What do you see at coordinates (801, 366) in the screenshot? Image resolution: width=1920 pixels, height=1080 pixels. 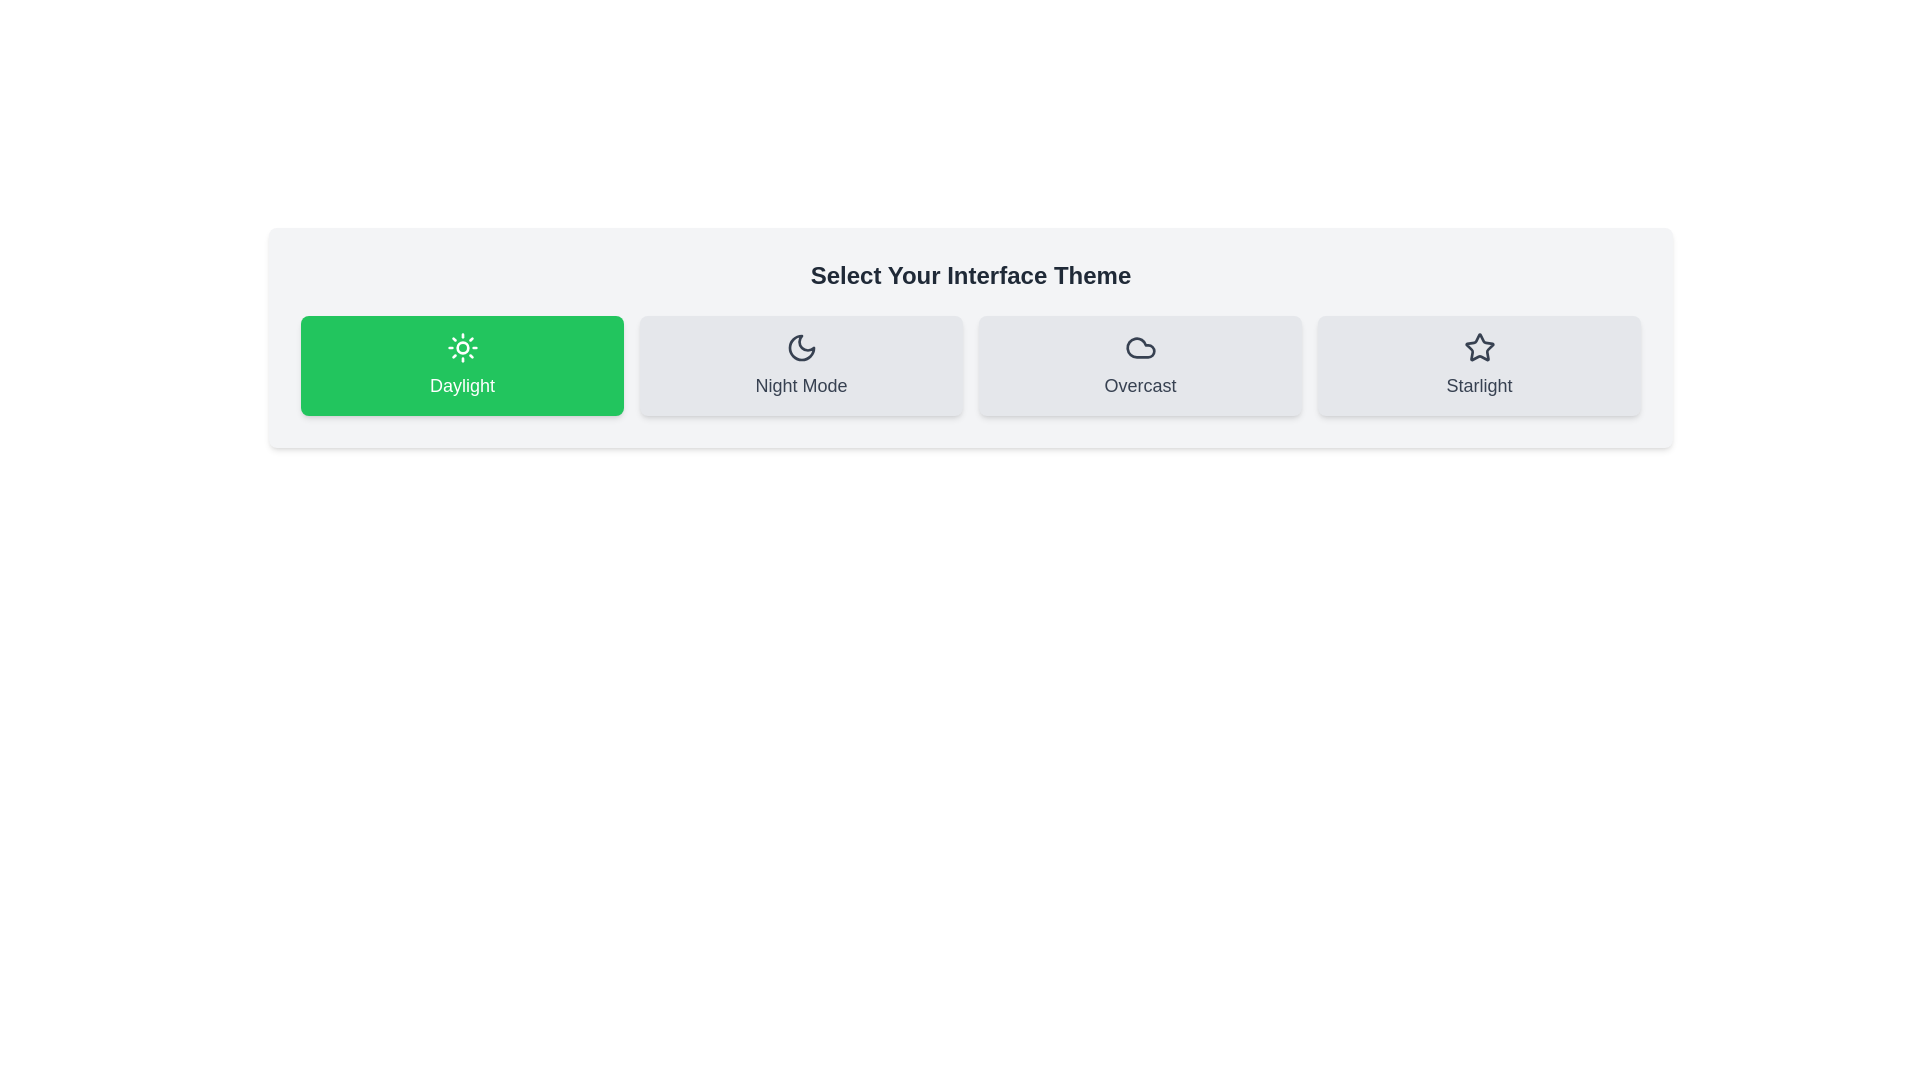 I see `the theme button labeled Night Mode` at bounding box center [801, 366].